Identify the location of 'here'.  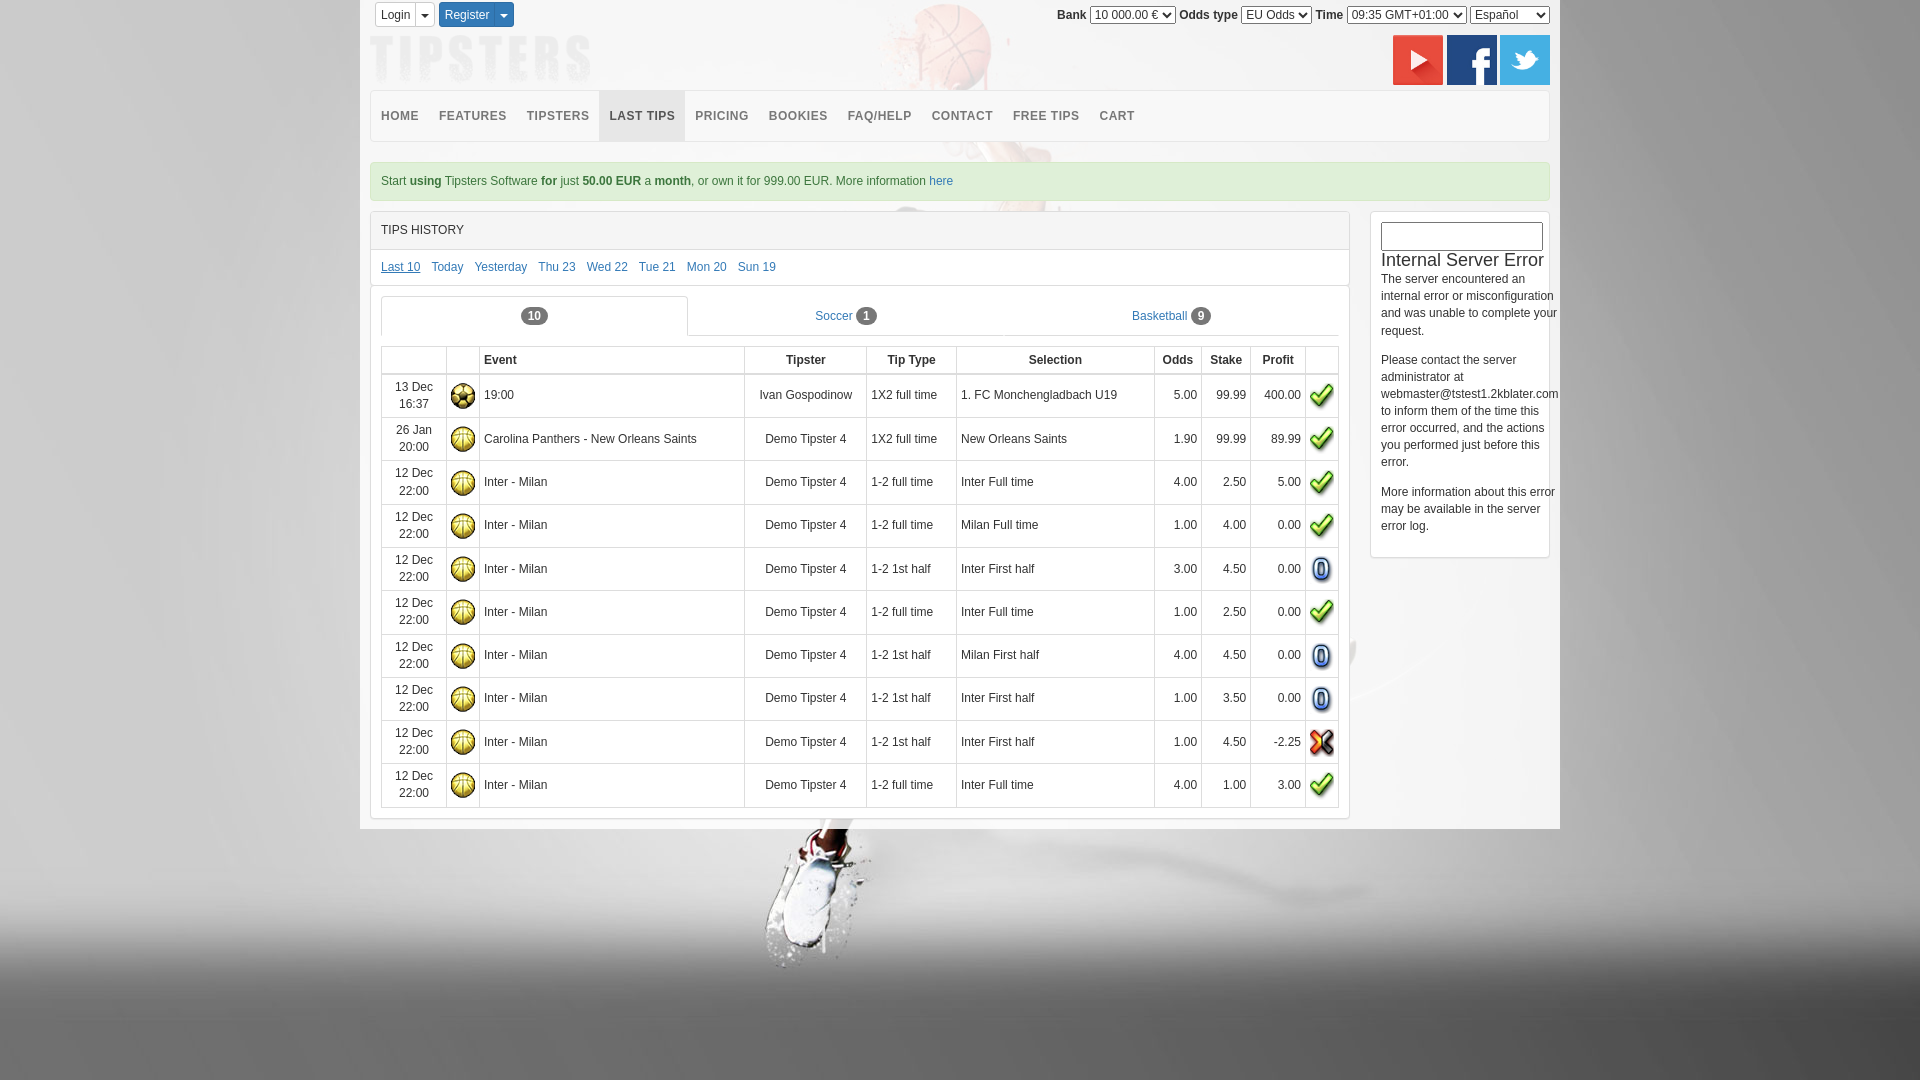
(939, 181).